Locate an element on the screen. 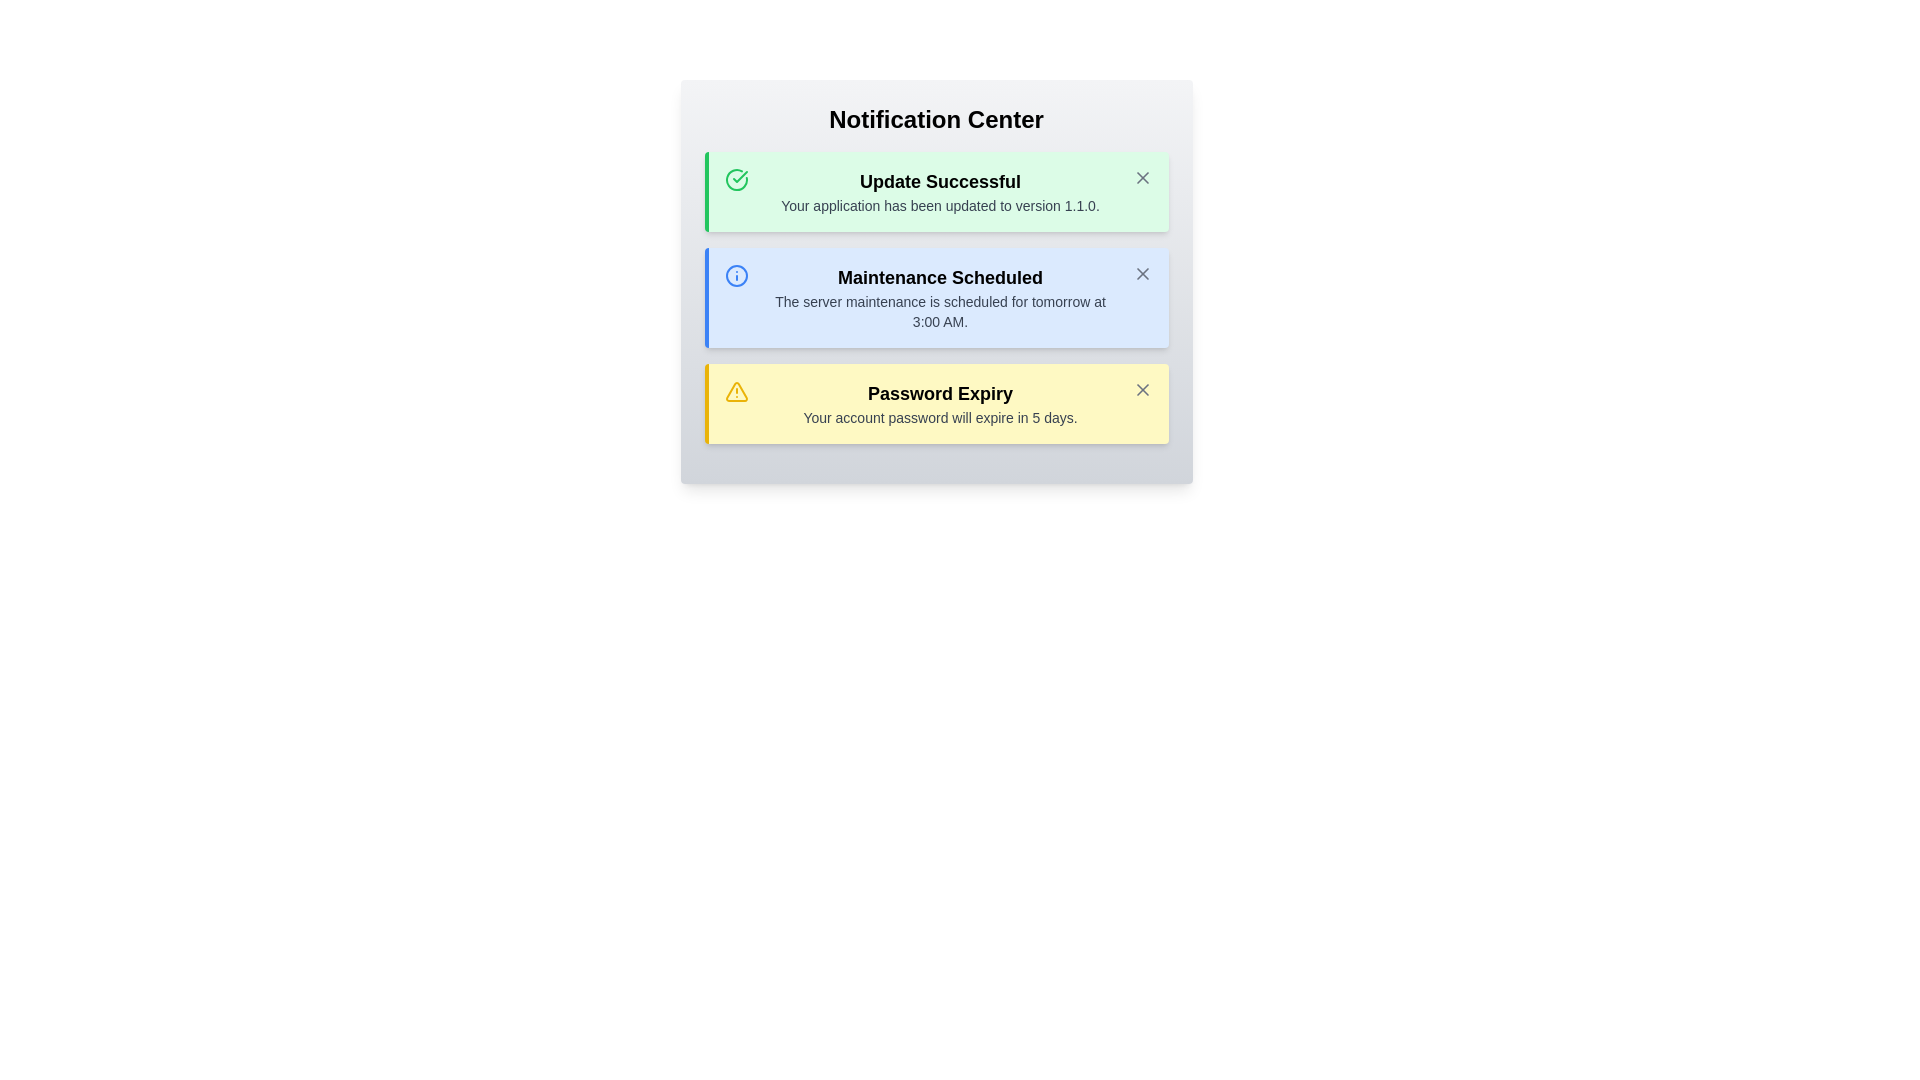 The image size is (1920, 1080). text content located below the bold text 'Maintenance Scheduled' inside the blue card, which is the second notification in the Notification Center is located at coordinates (939, 312).